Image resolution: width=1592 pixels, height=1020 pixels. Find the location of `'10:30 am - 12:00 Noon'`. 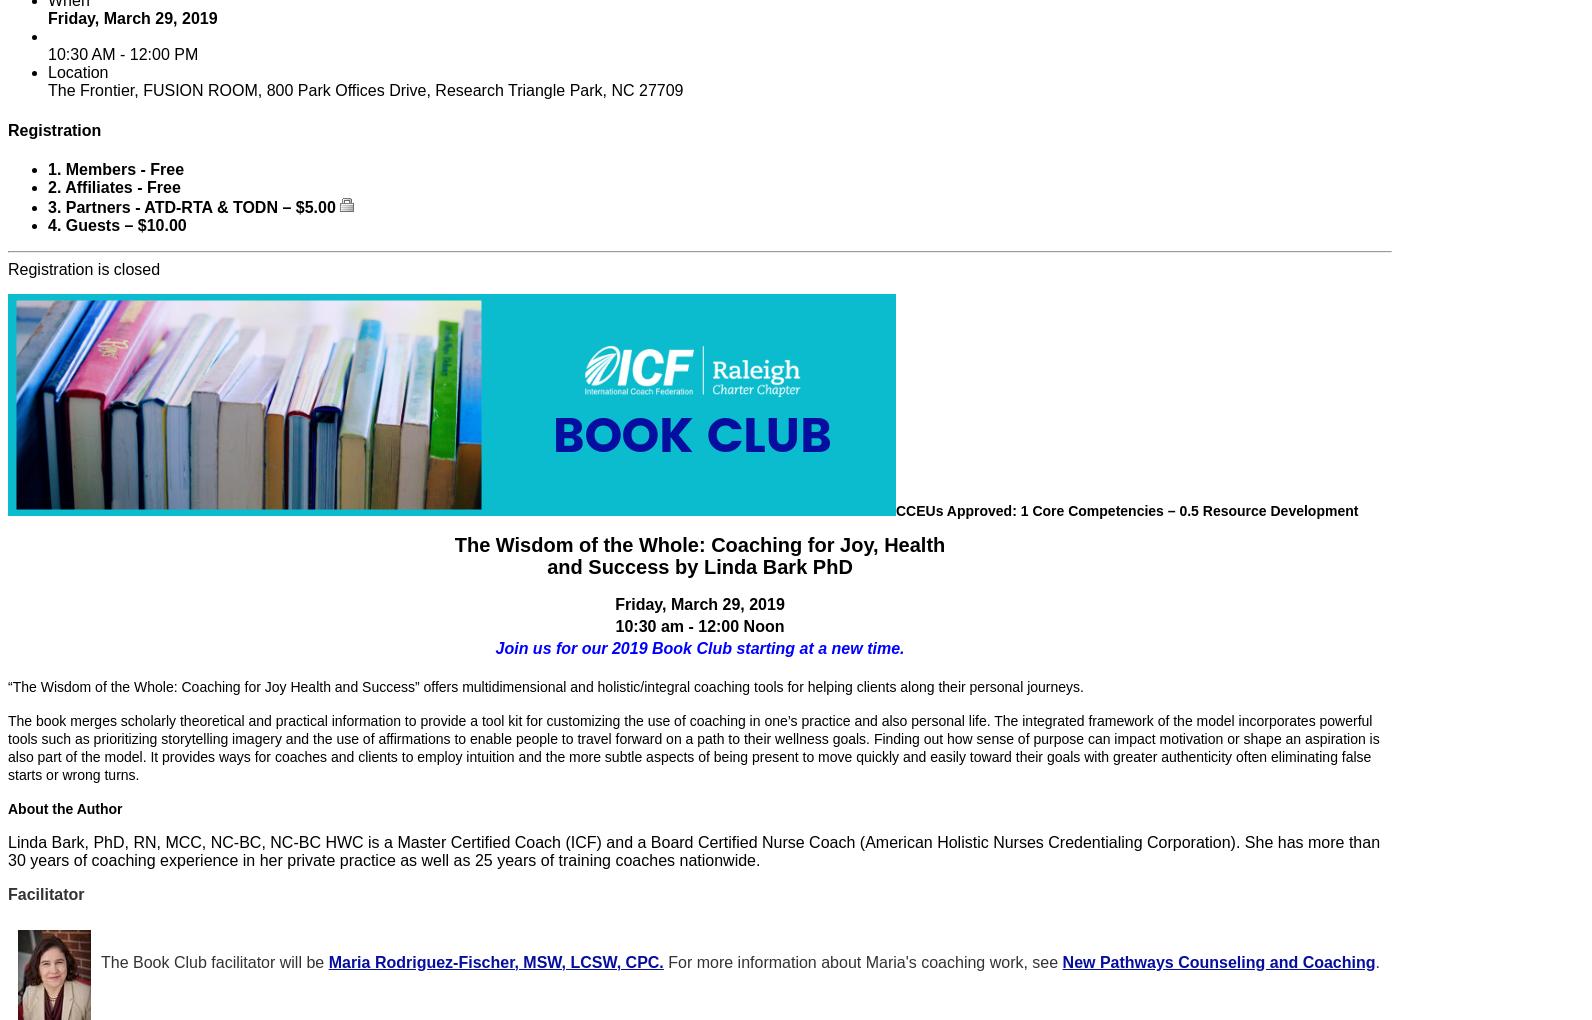

'10:30 am - 12:00 Noon' is located at coordinates (613, 624).